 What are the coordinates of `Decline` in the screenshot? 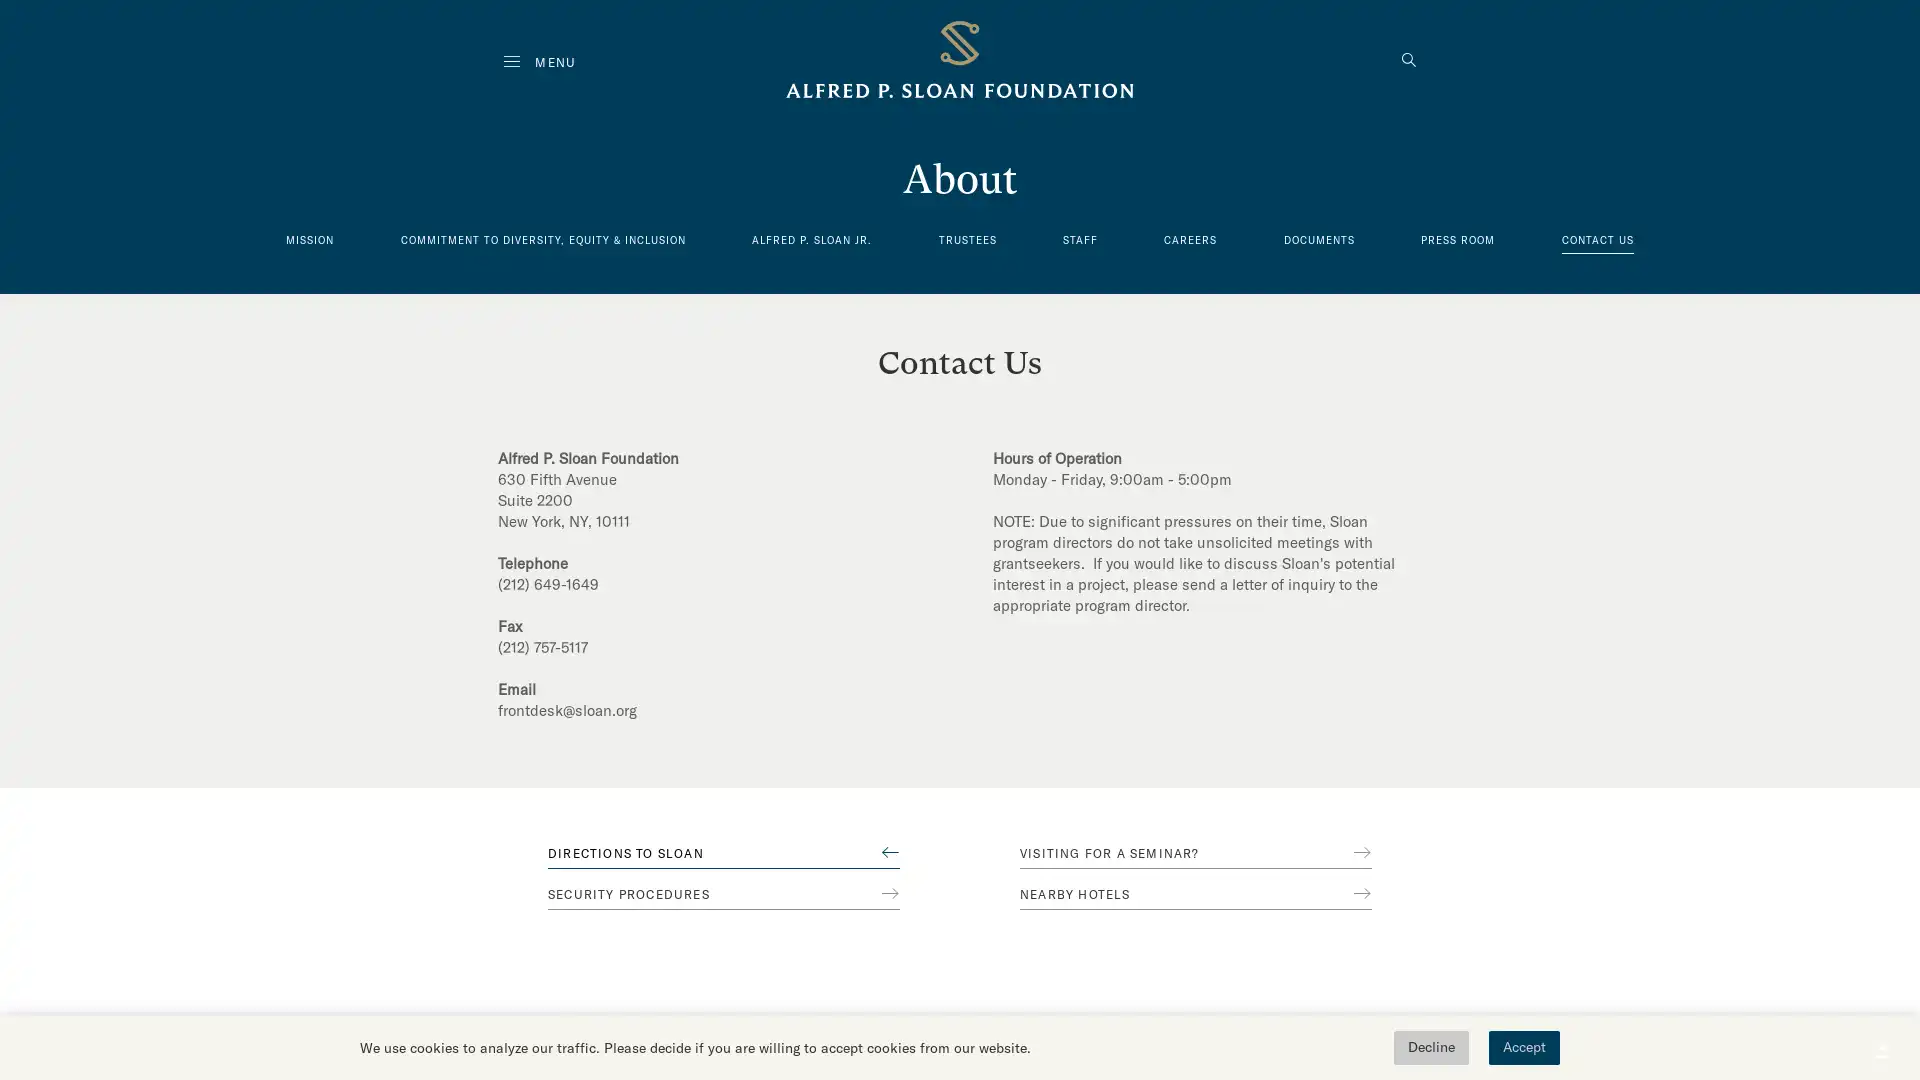 It's located at (1430, 1047).